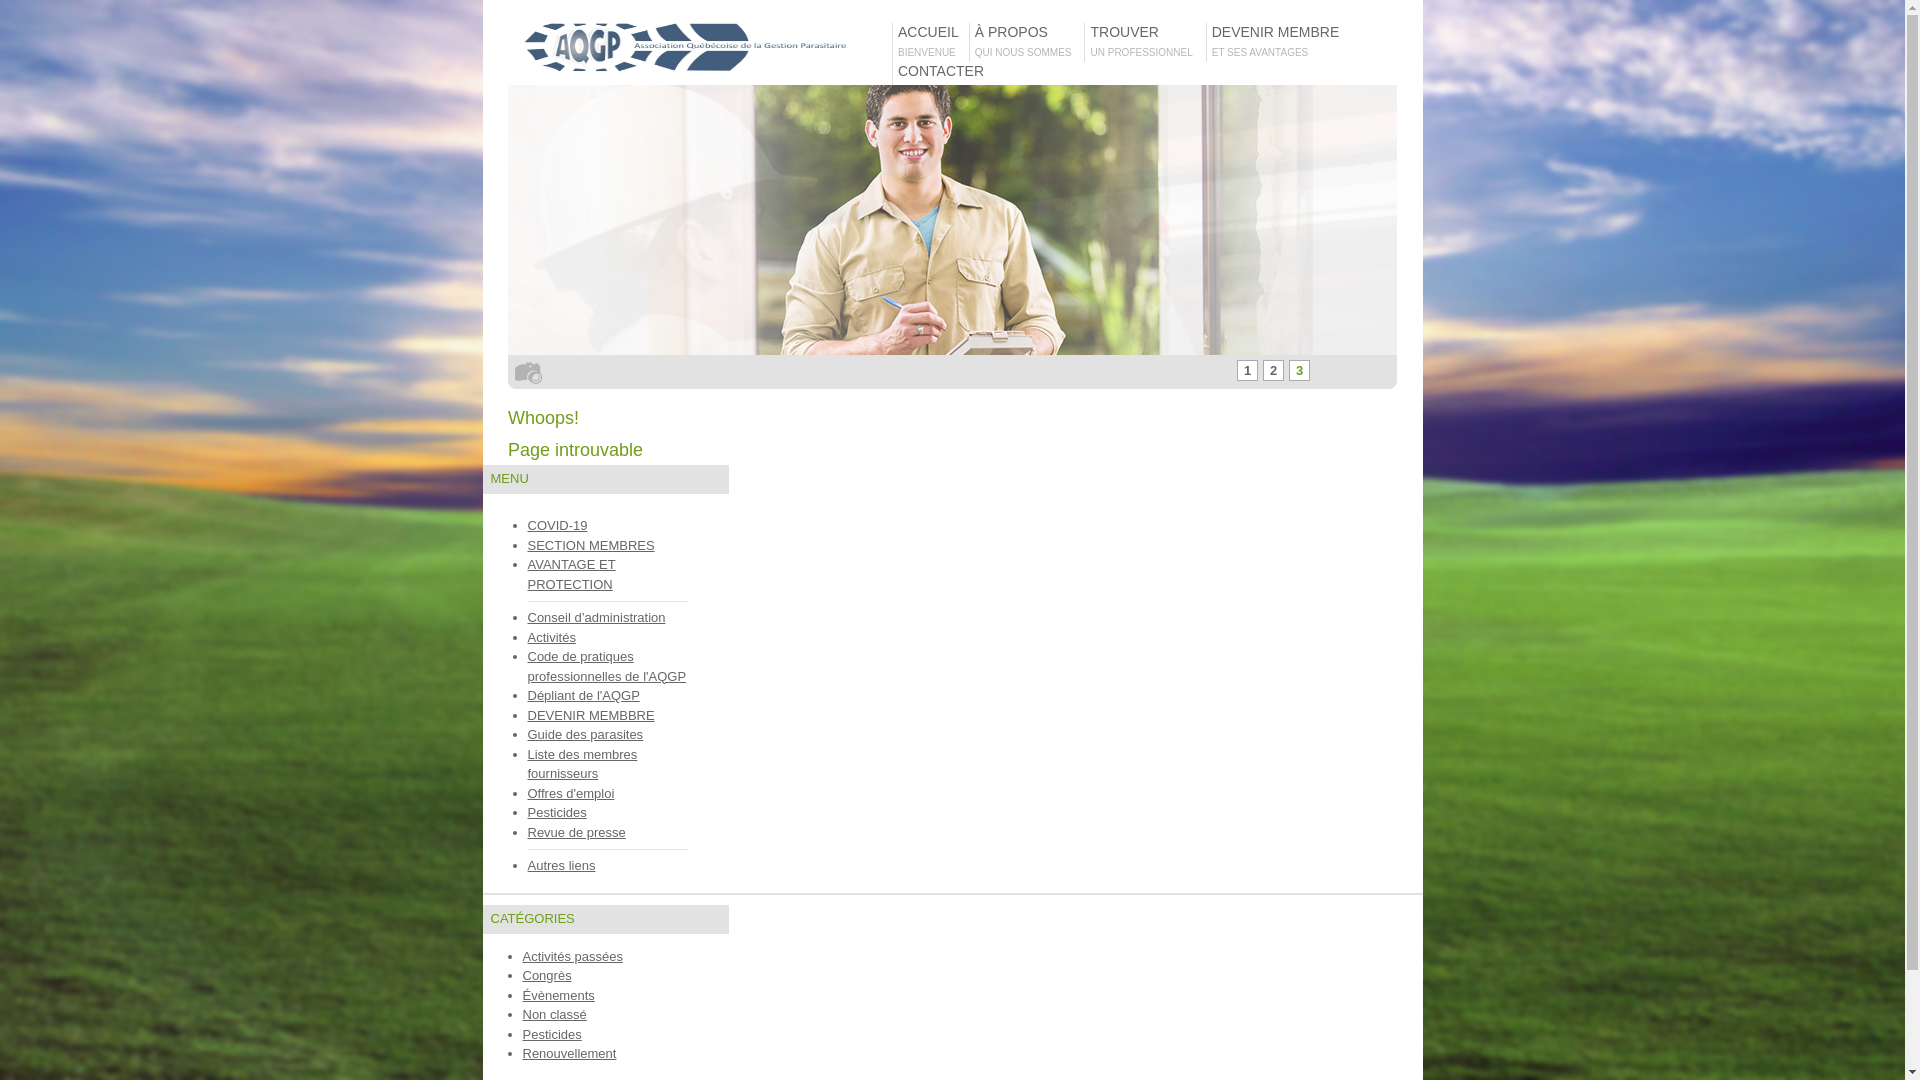 This screenshot has width=1920, height=1080. What do you see at coordinates (581, 764) in the screenshot?
I see `'Liste des membres fournisseurs'` at bounding box center [581, 764].